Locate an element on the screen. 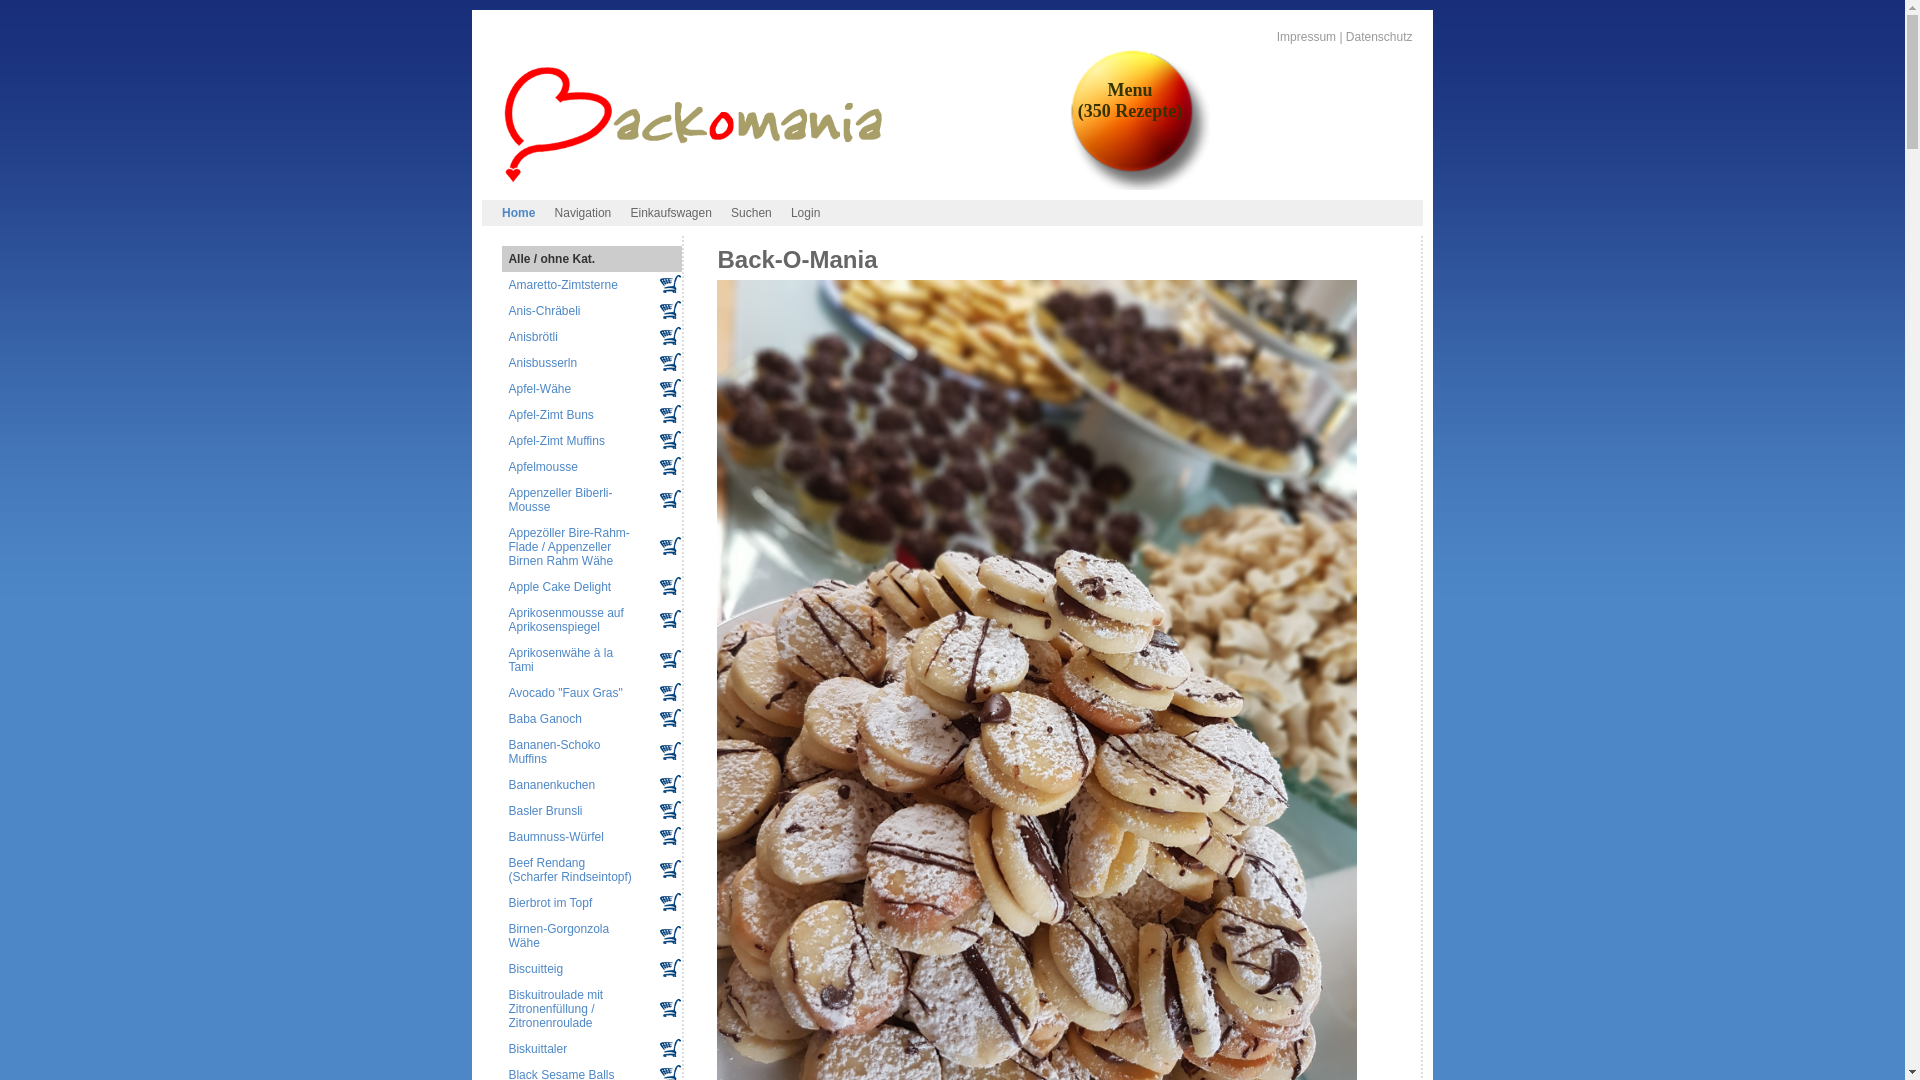 The image size is (1920, 1080). 'Apfelmousse' is located at coordinates (542, 466).